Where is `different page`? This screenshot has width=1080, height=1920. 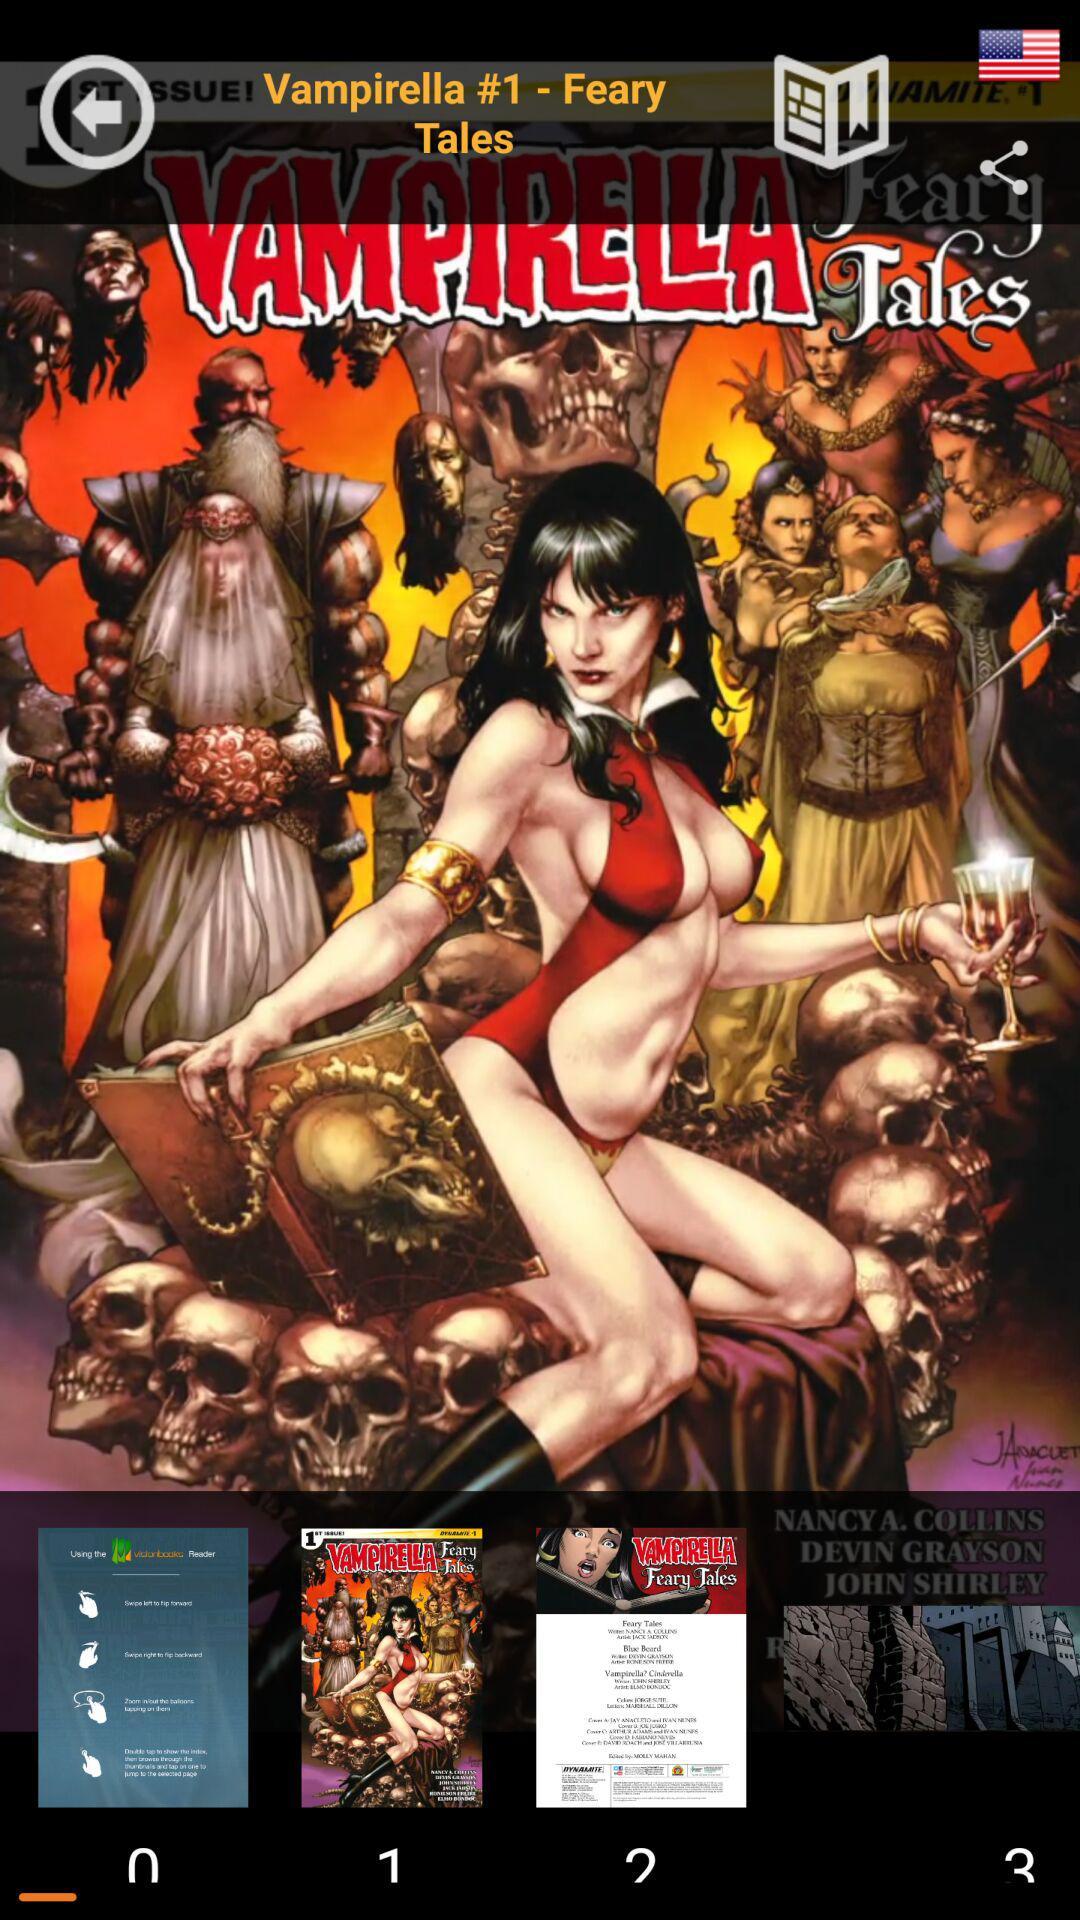 different page is located at coordinates (142, 1667).